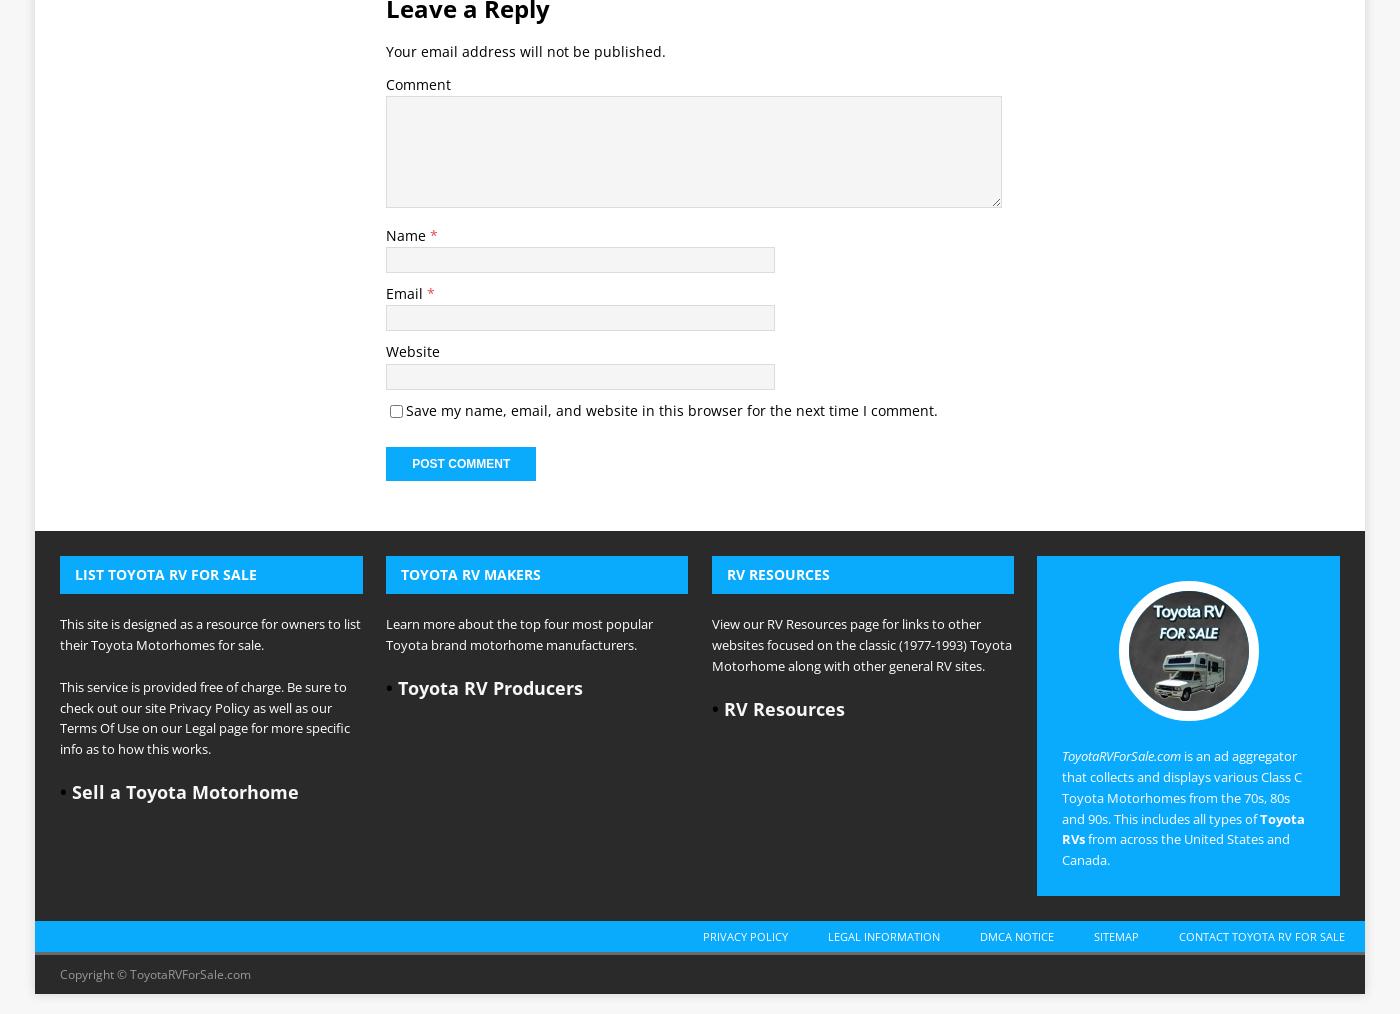 This screenshot has height=1014, width=1400. What do you see at coordinates (518, 353) in the screenshot?
I see `'Learn more about the top four most popular Toyota brand motorhome manufacturers.'` at bounding box center [518, 353].